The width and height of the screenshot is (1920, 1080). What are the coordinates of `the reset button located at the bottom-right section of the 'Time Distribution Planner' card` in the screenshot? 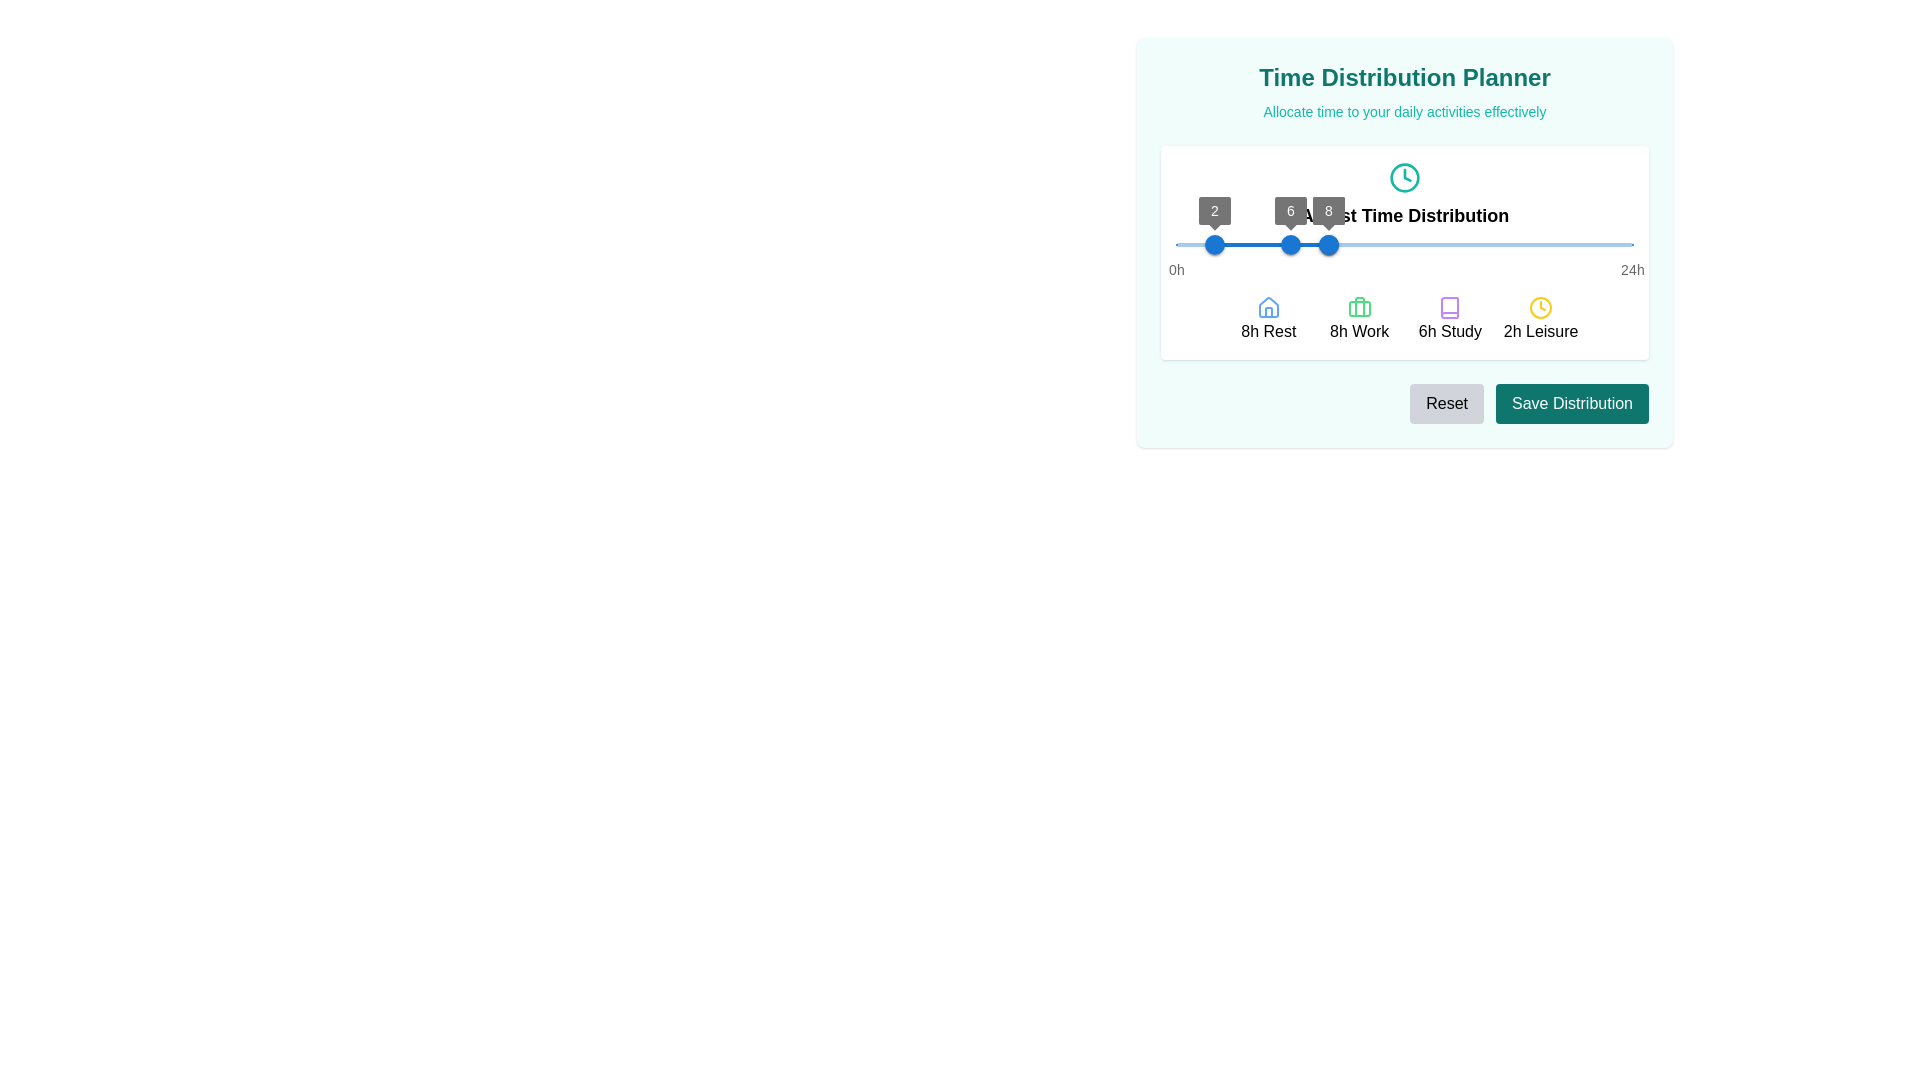 It's located at (1447, 404).